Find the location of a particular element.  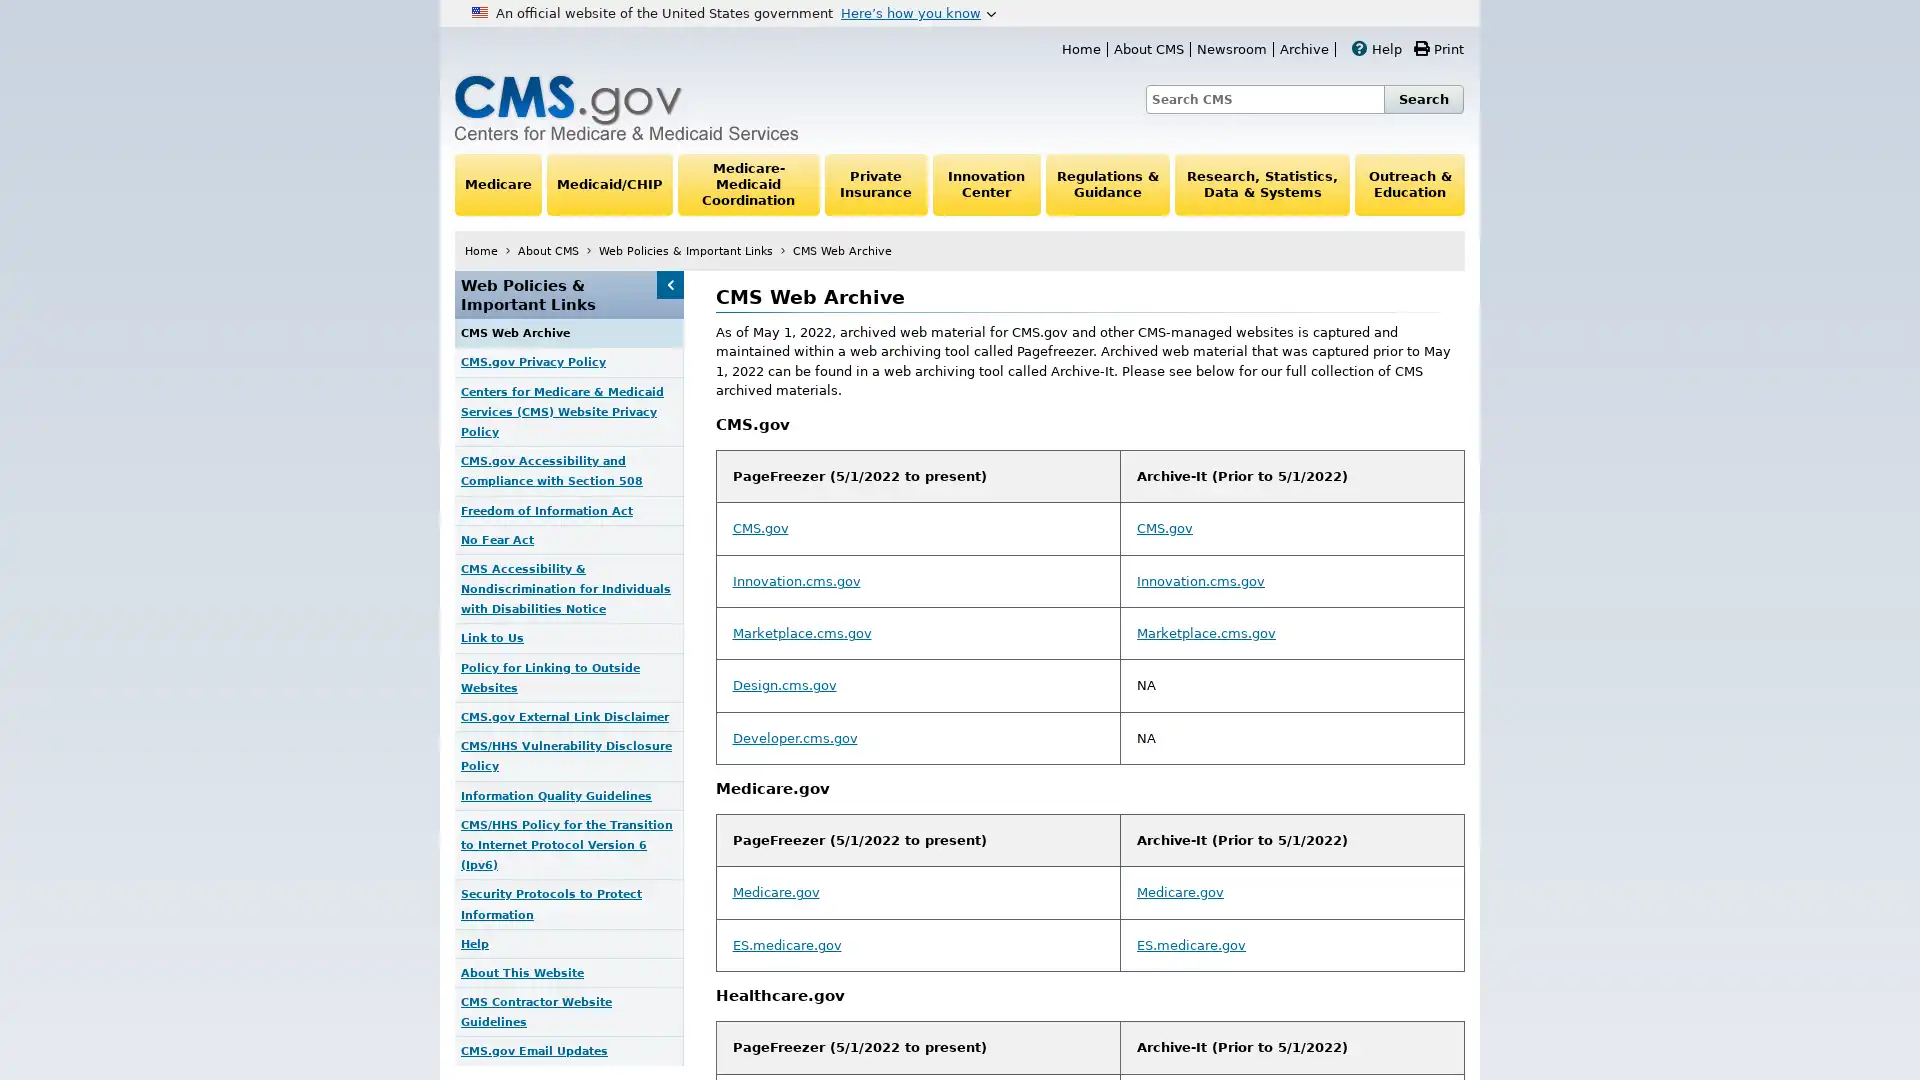

Search is located at coordinates (1423, 99).